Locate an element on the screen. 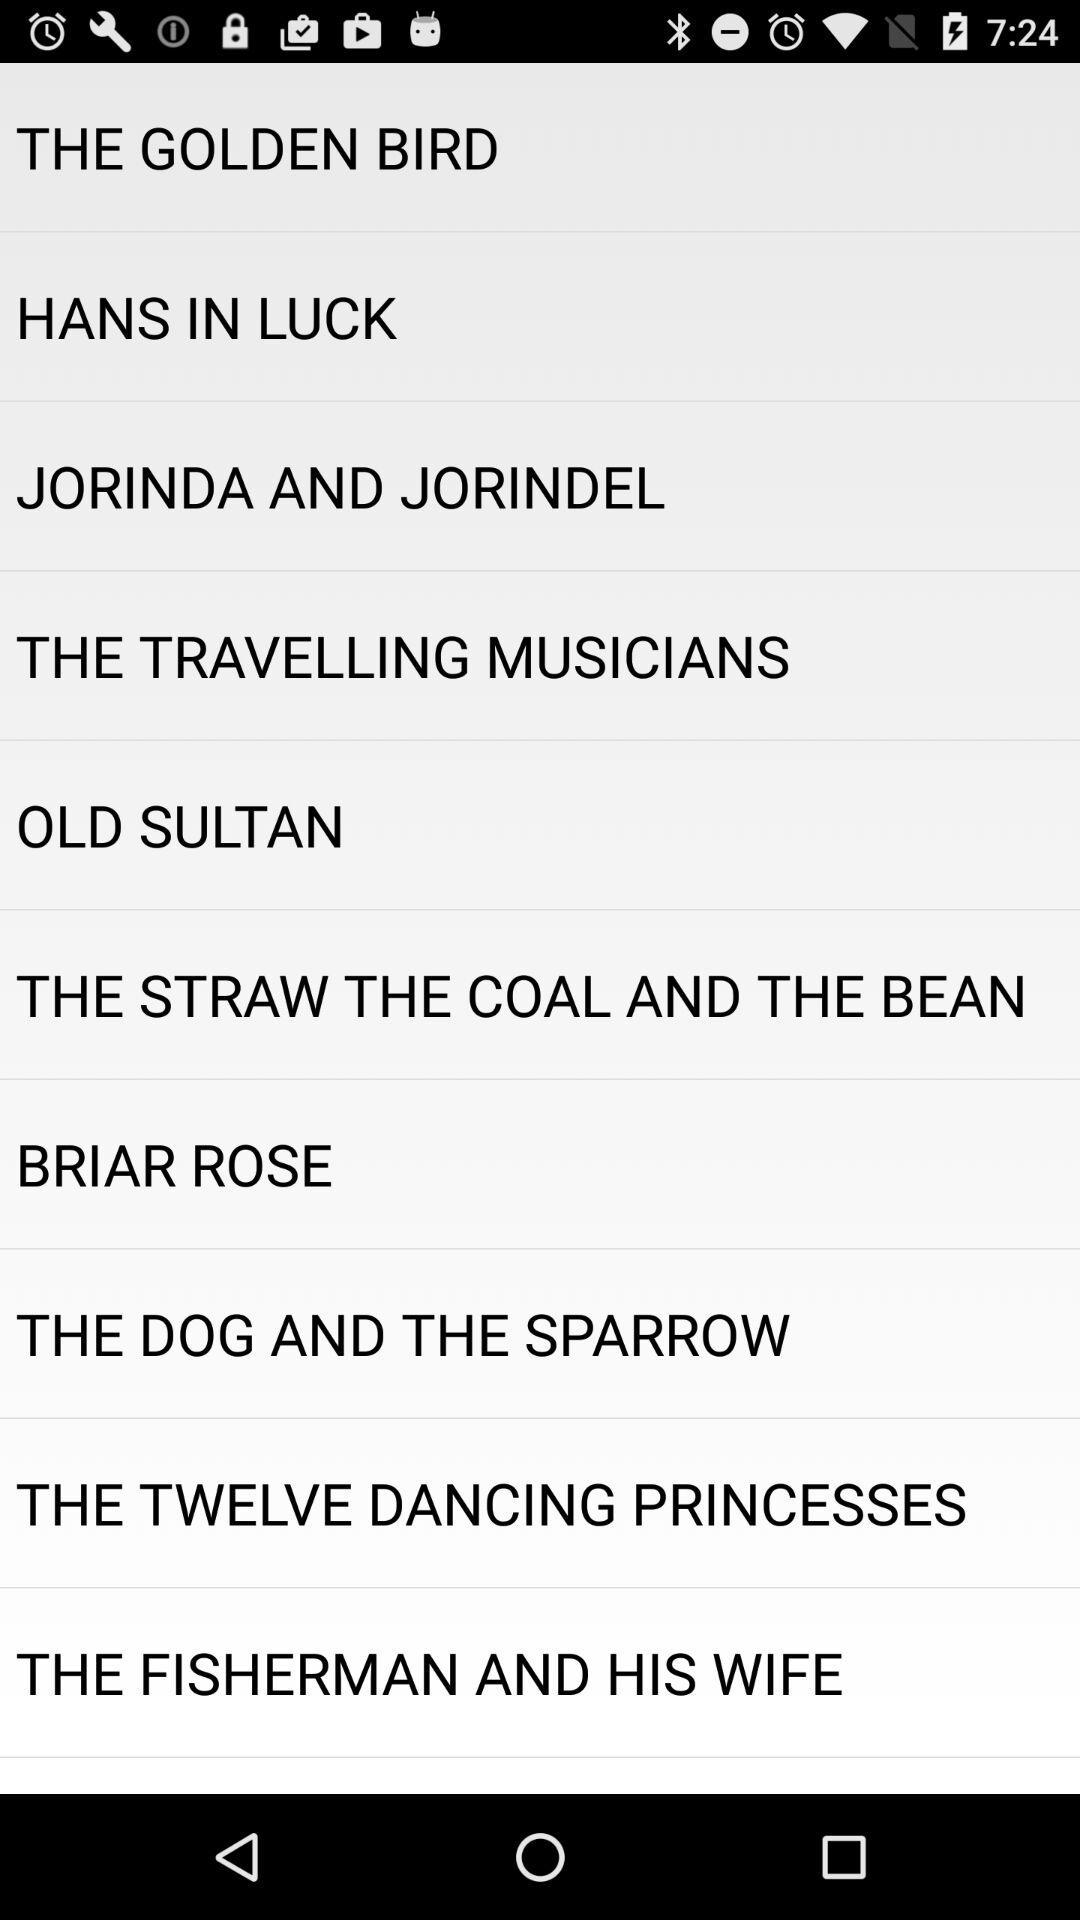 The image size is (1080, 1920). the old sultan icon is located at coordinates (540, 825).